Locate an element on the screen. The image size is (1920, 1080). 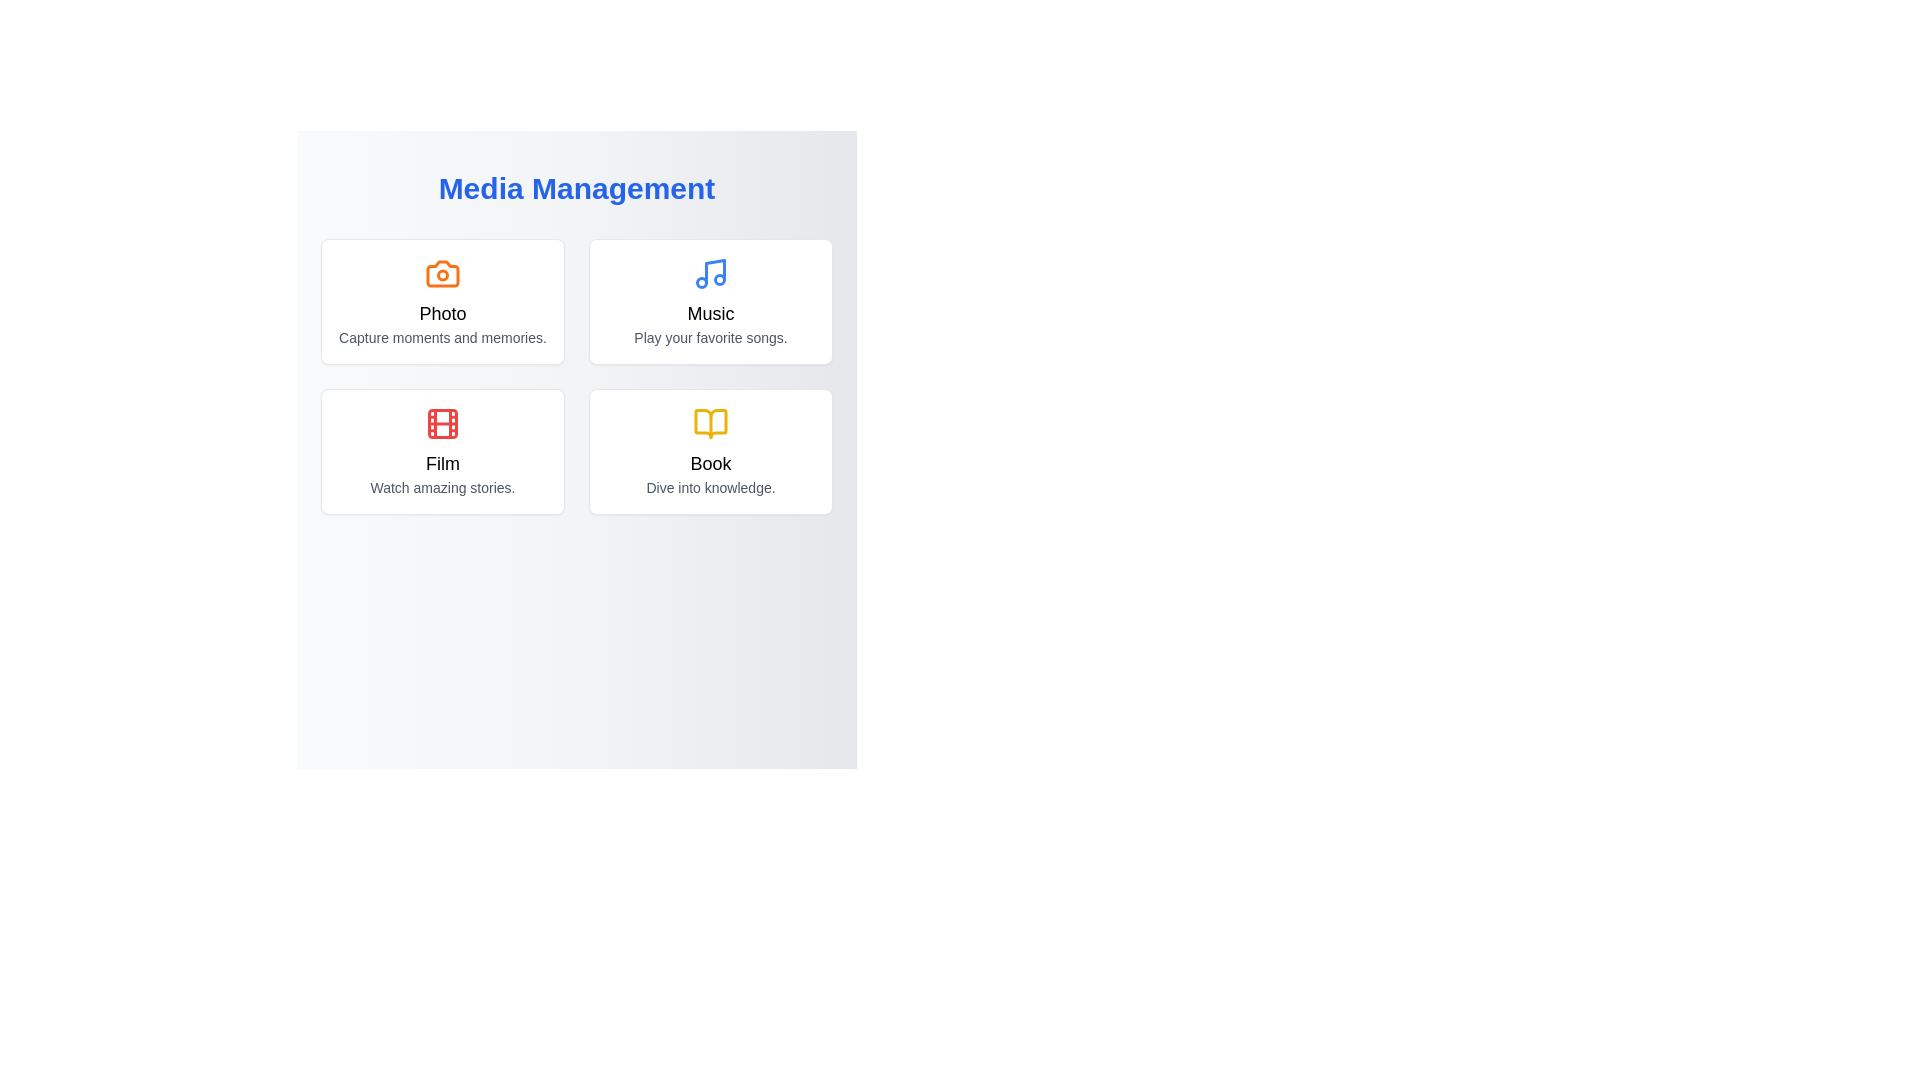
header text that signifies the title of the section related to media management, located centrally at the top of the interface is located at coordinates (575, 189).